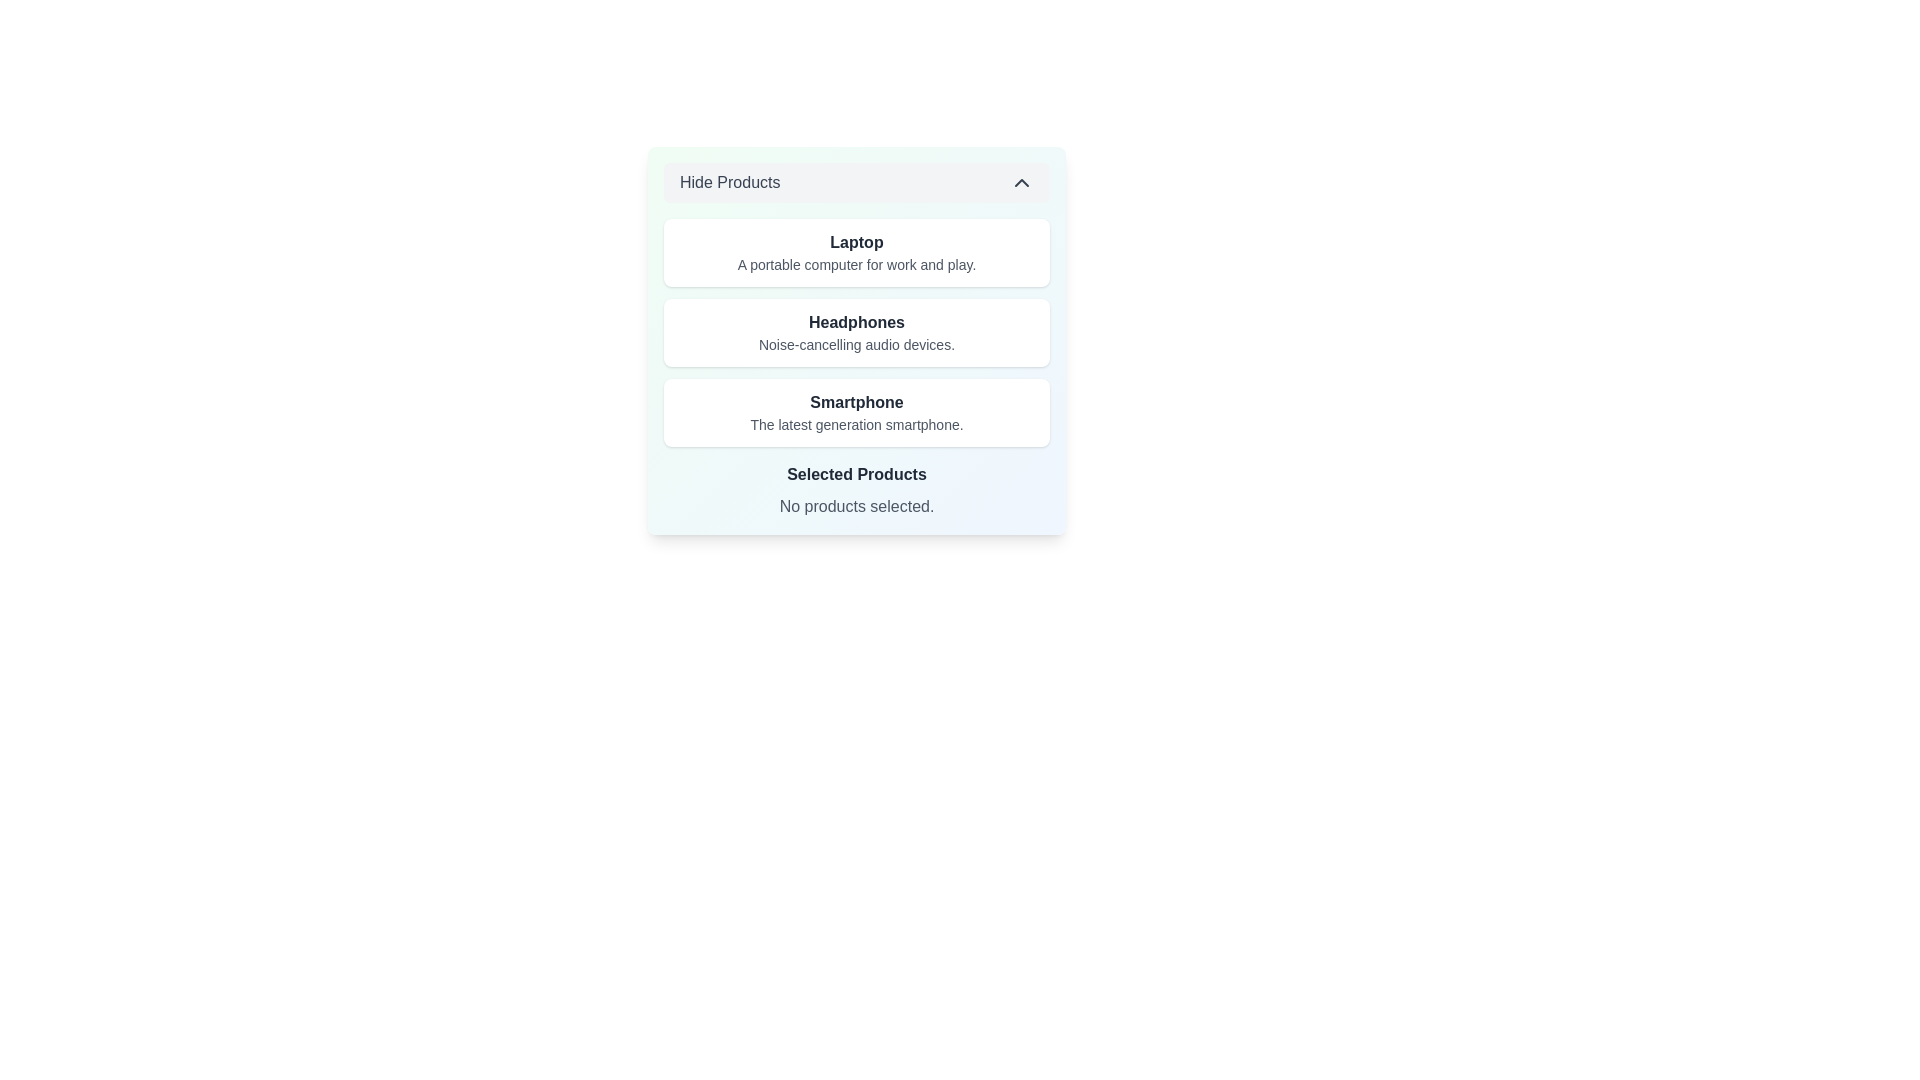 The height and width of the screenshot is (1080, 1920). I want to click on to select the product card titled 'Smartphone', which is the third item in a vertical list of product cards, so click(857, 411).